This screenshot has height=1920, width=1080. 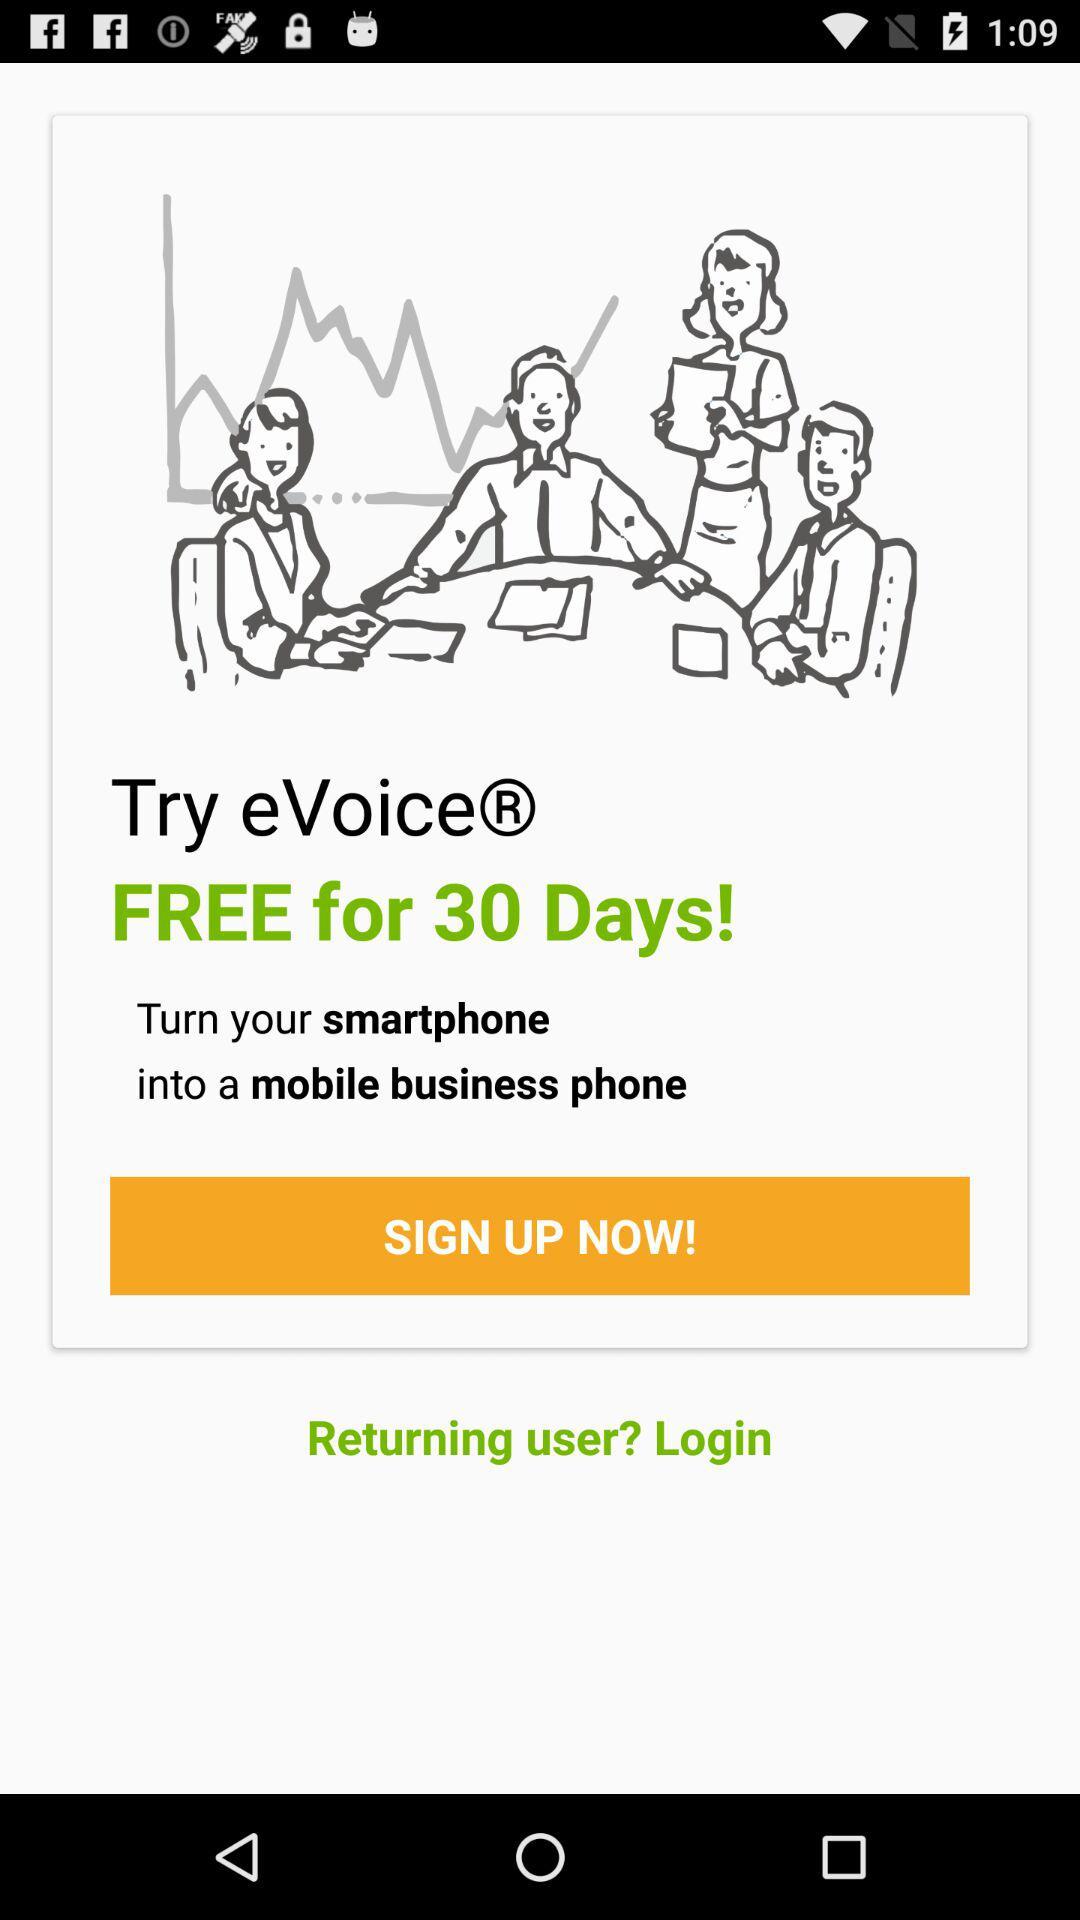 What do you see at coordinates (540, 1234) in the screenshot?
I see `item above returning user? login button` at bounding box center [540, 1234].